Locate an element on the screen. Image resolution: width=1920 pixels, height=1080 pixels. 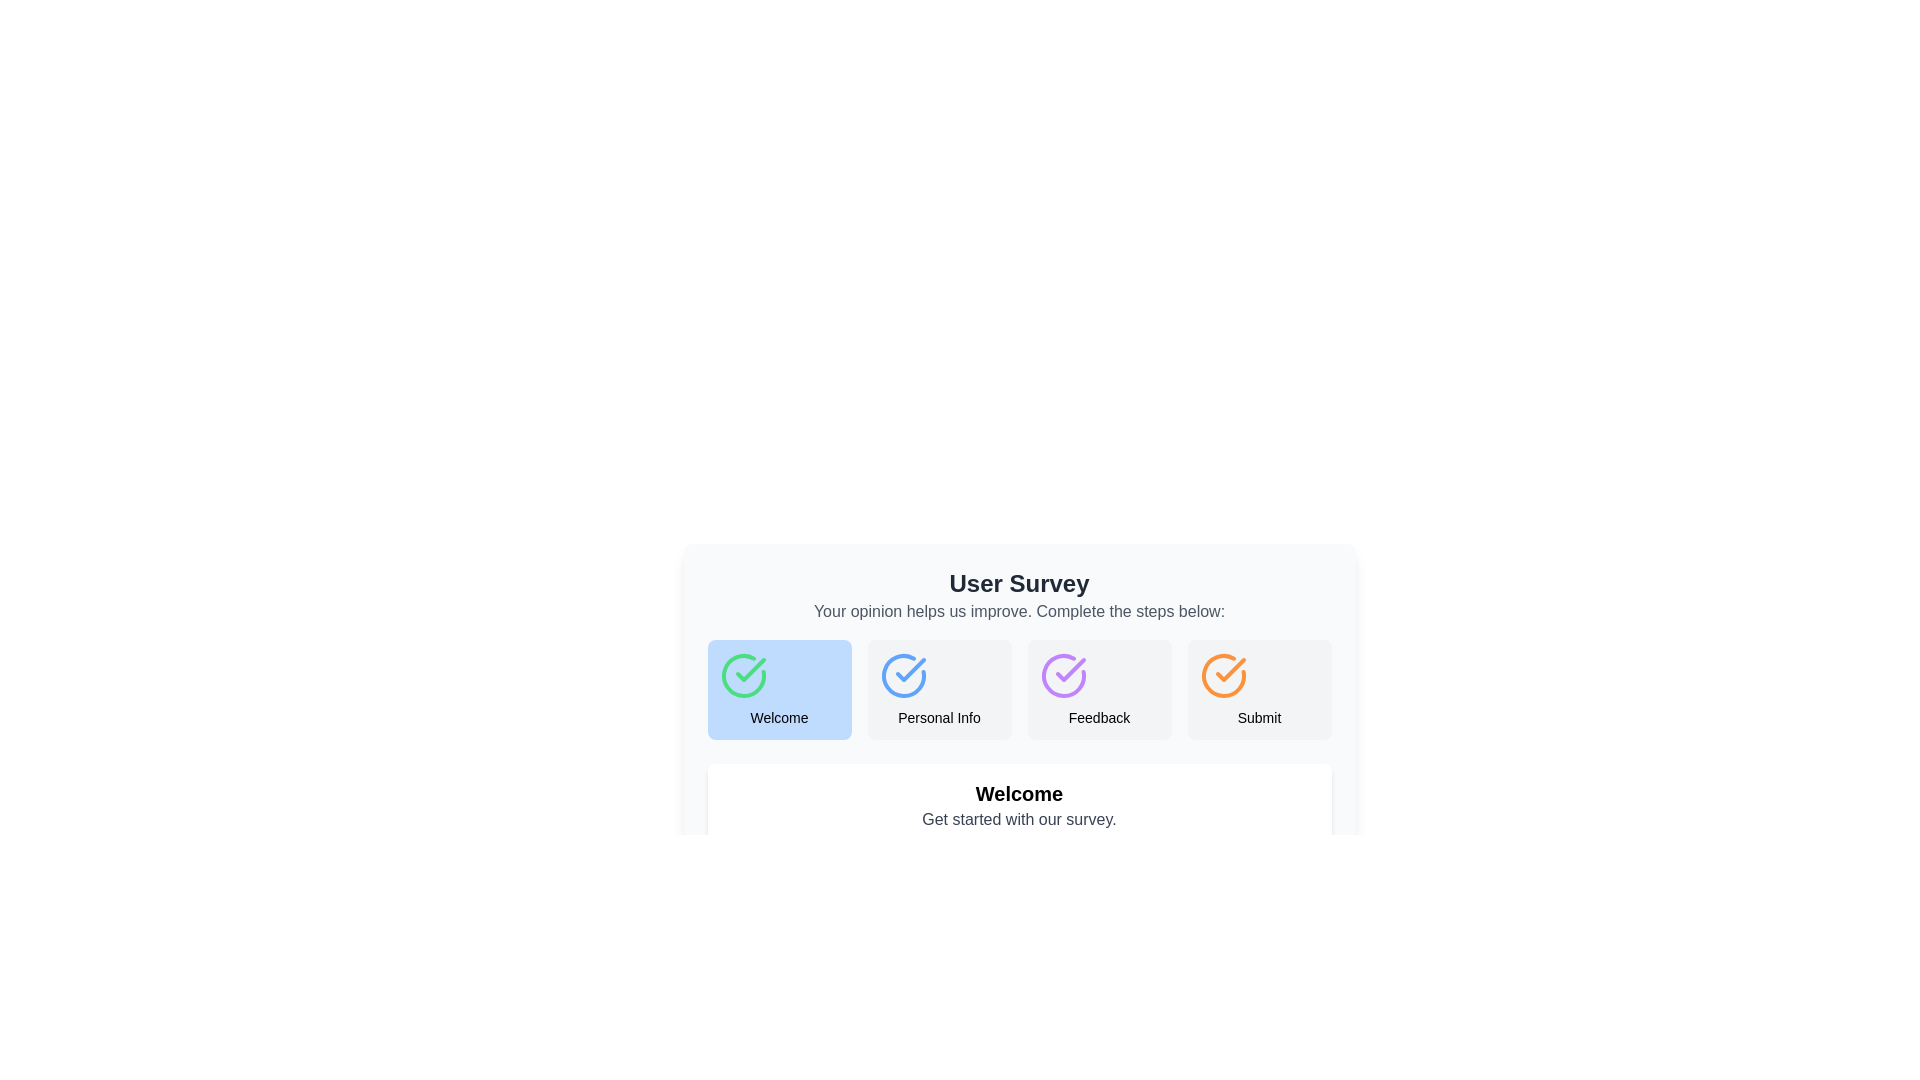
the 'Personal Info' informational card, which is the second card in a grid of four cards, located between the 'Welcome' and 'Feedback' cards is located at coordinates (938, 689).